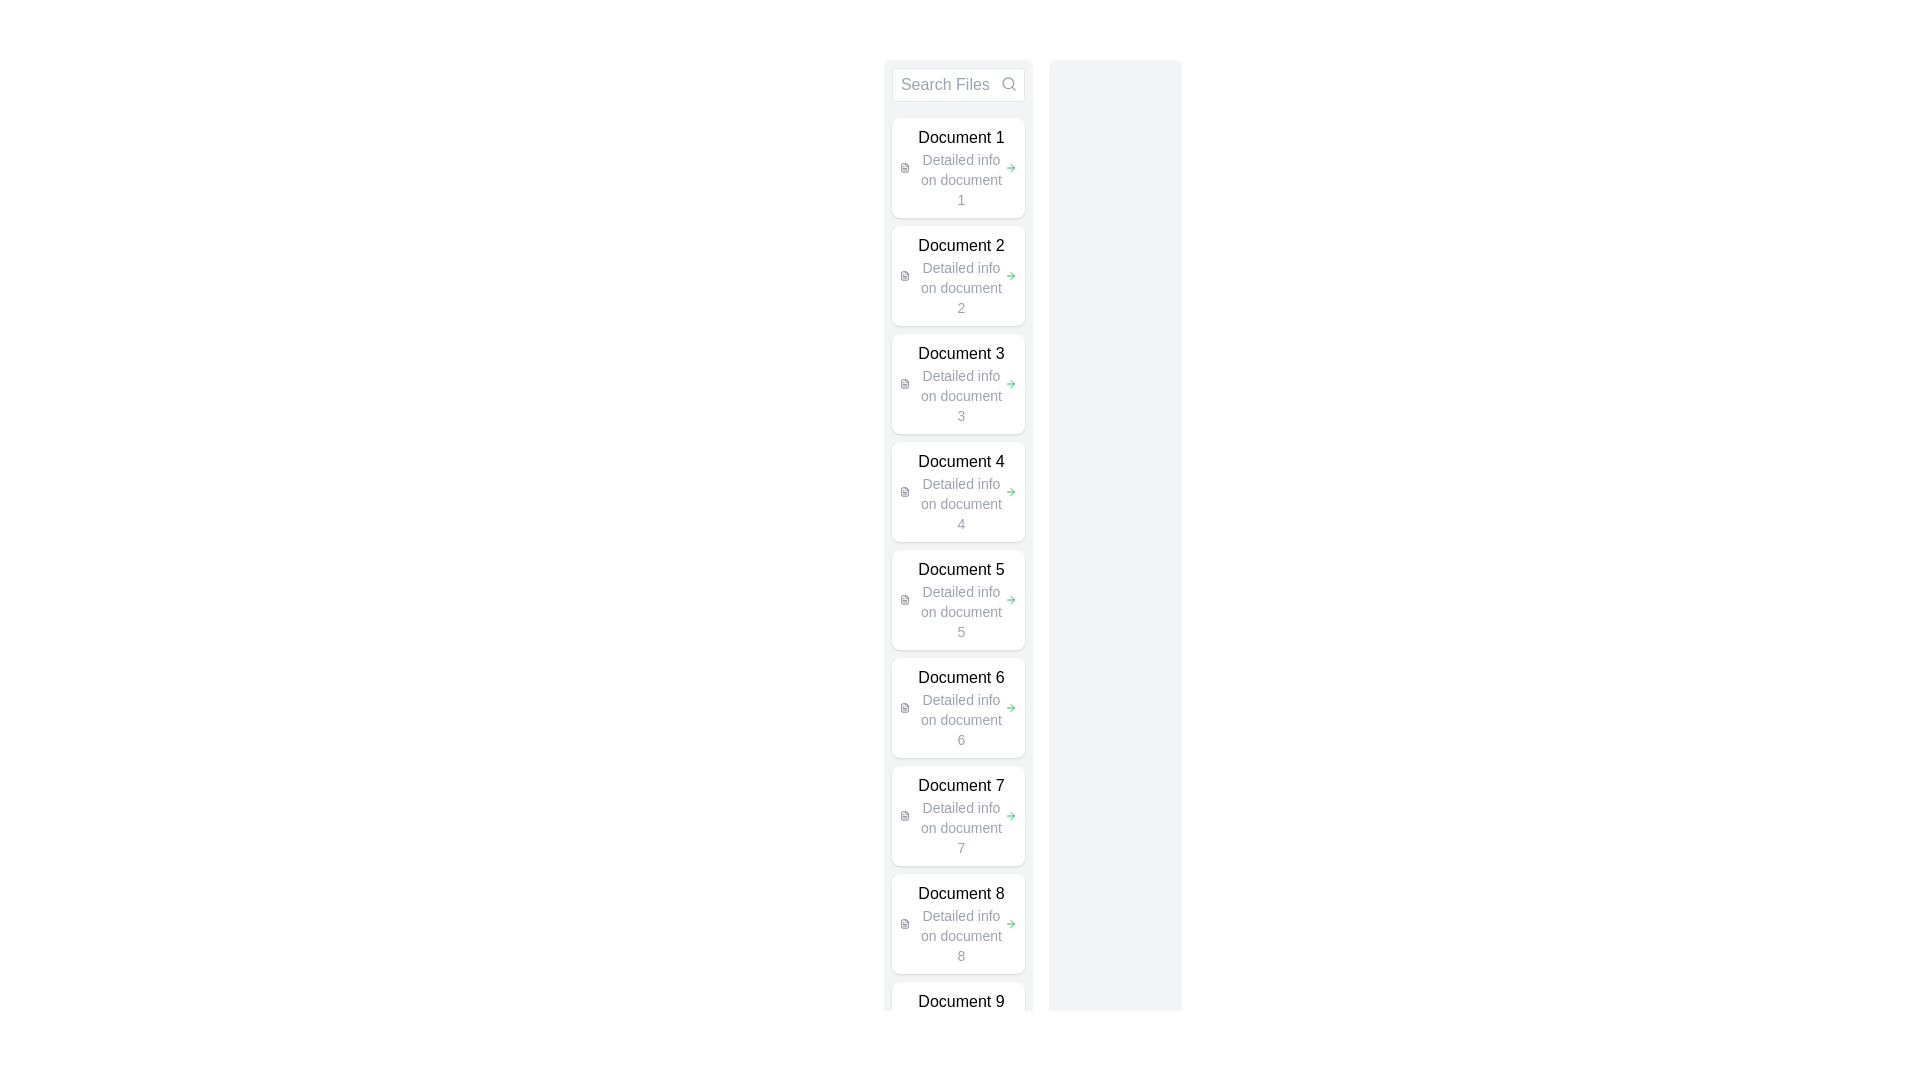 The height and width of the screenshot is (1080, 1920). What do you see at coordinates (961, 1002) in the screenshot?
I see `the text label that serves as the title for the list item, located in the ninth group of a vertically stacked list, positioned above 'Detailed info on document 9'` at bounding box center [961, 1002].